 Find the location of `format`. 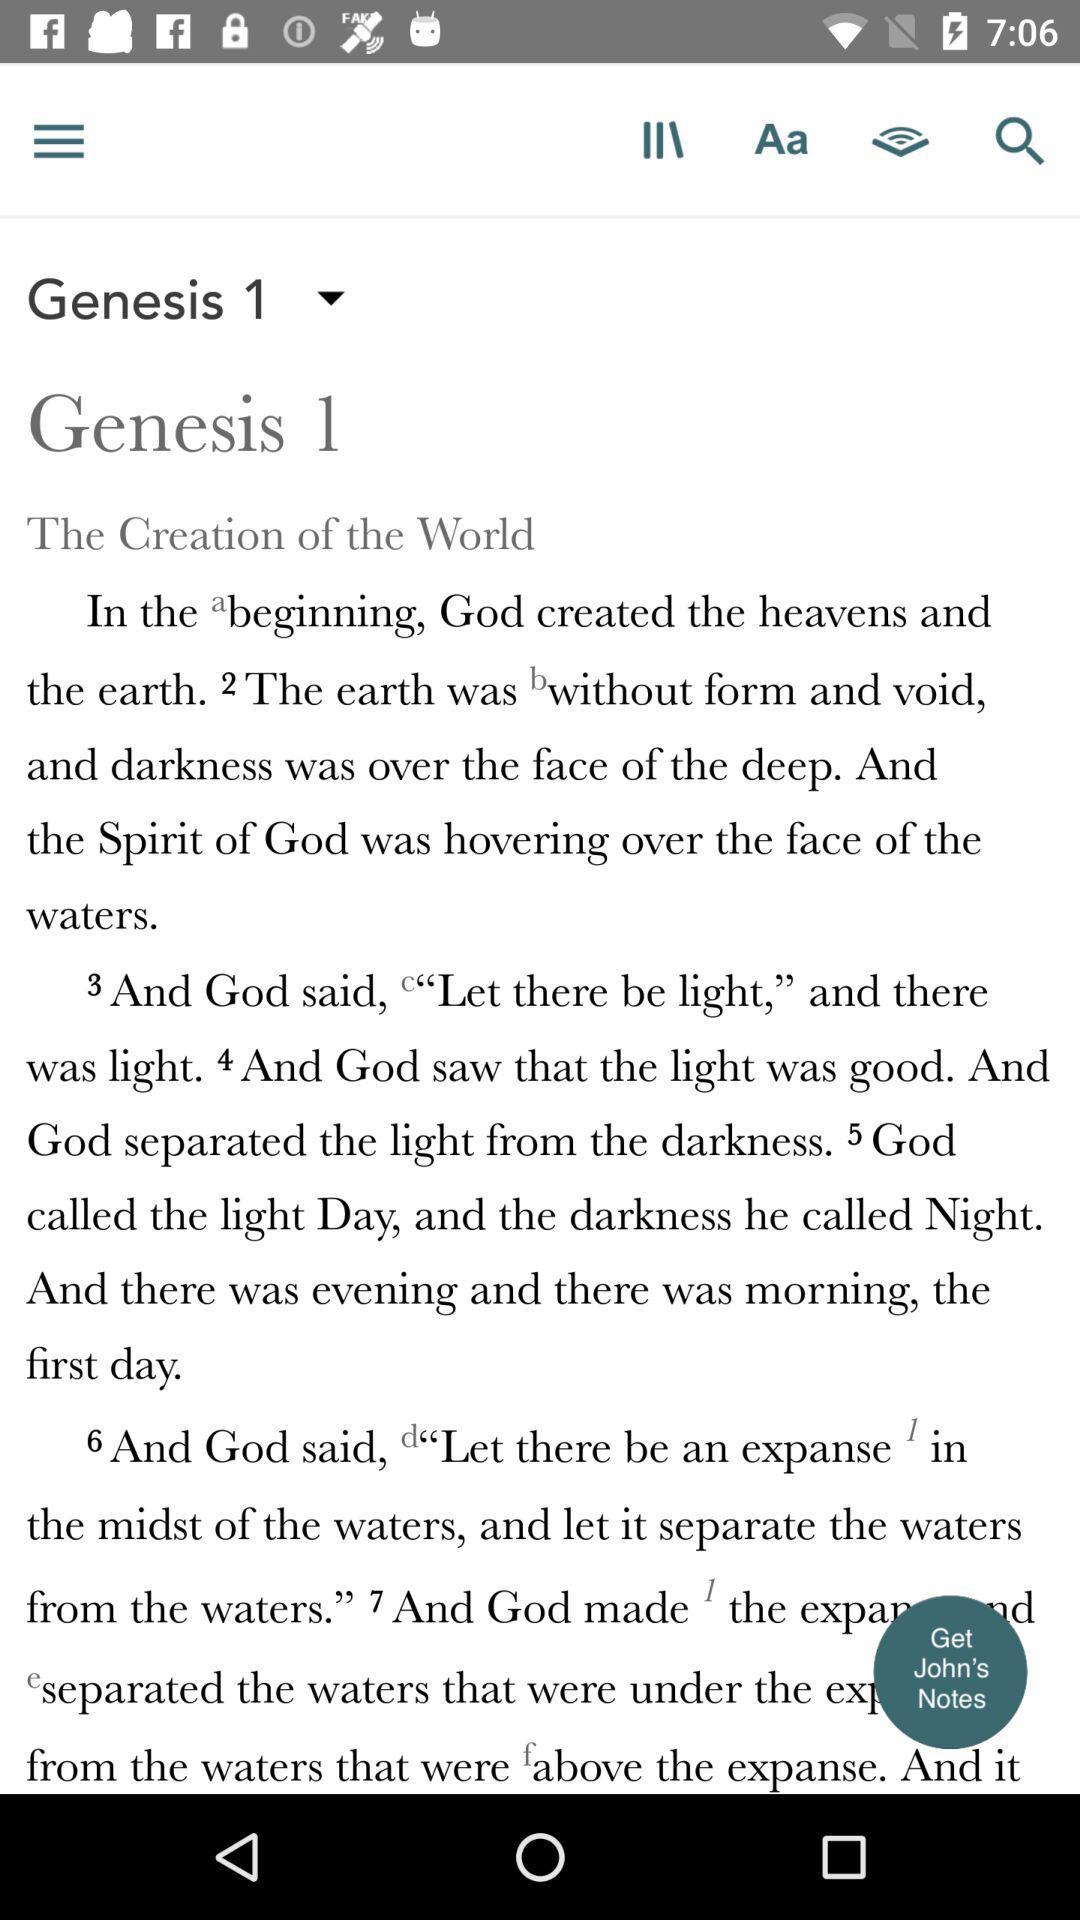

format is located at coordinates (662, 139).